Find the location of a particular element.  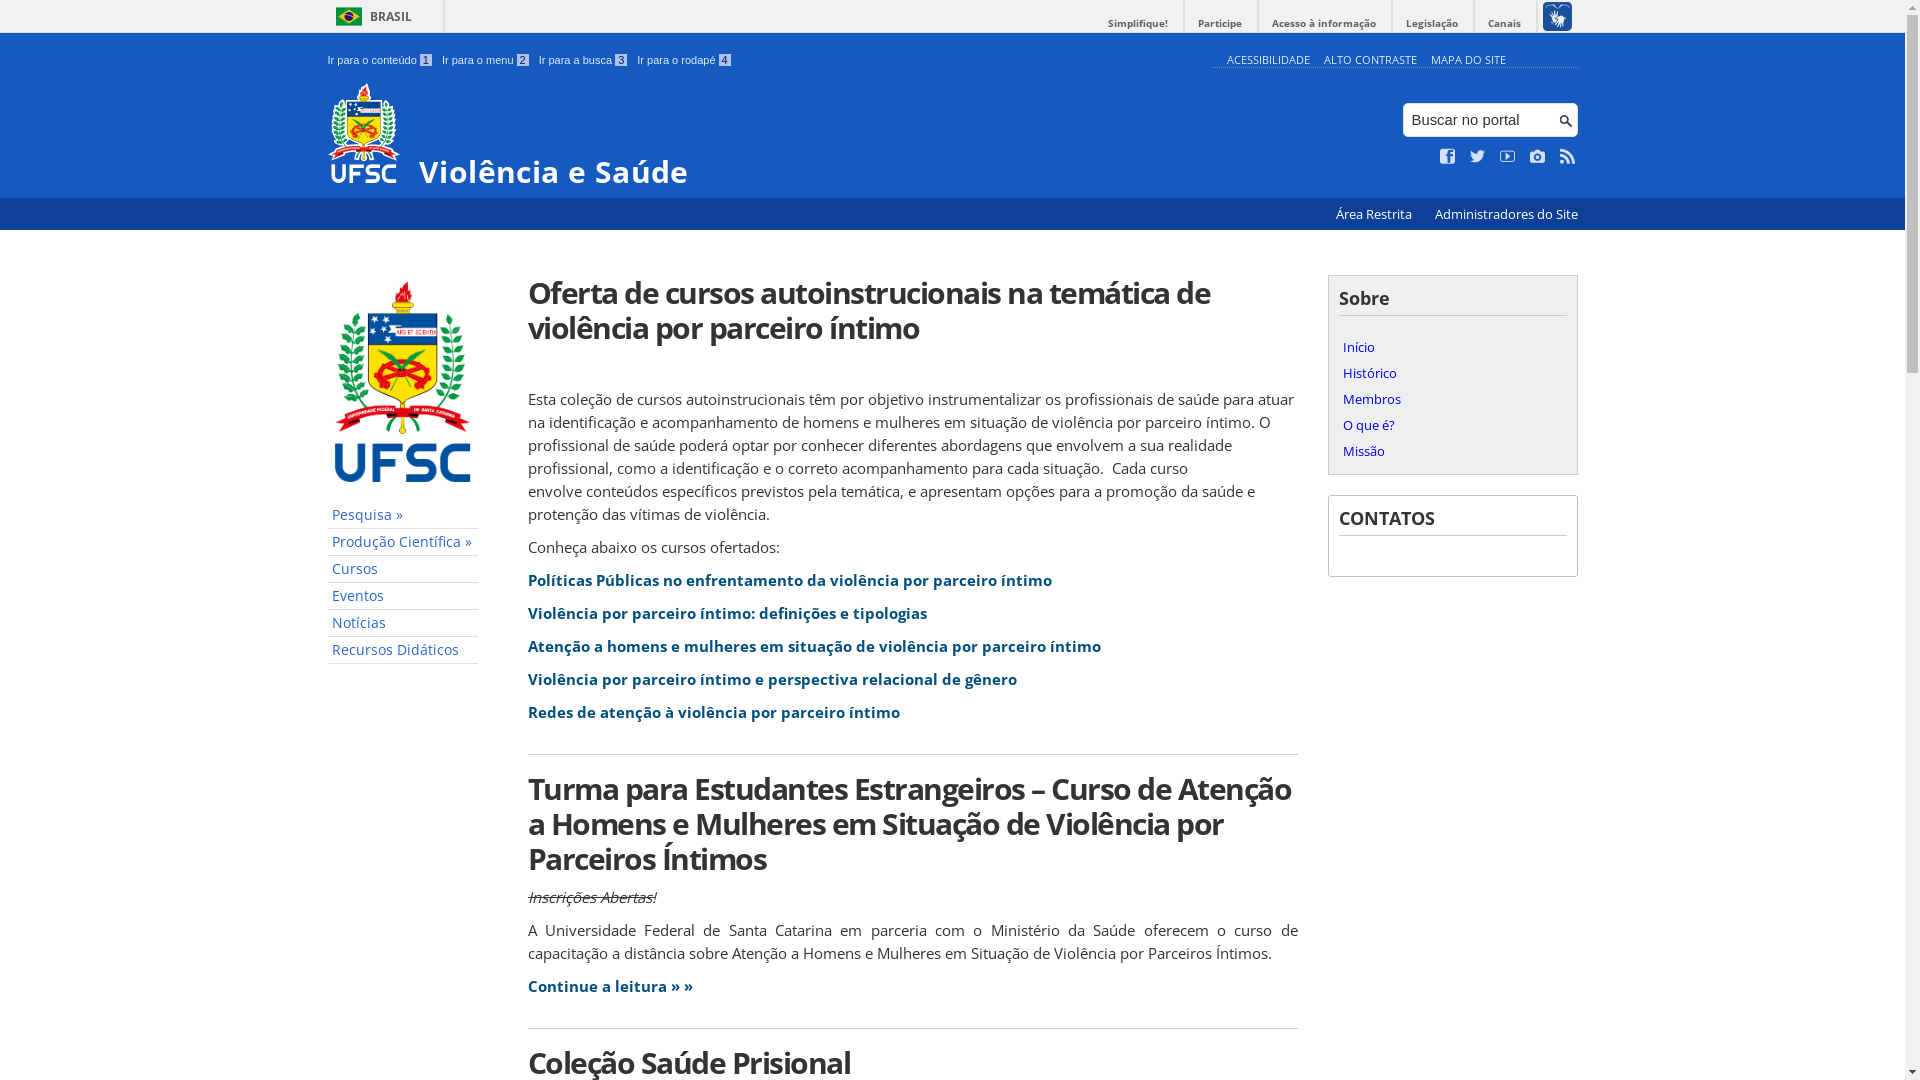

'Cursos' is located at coordinates (402, 569).